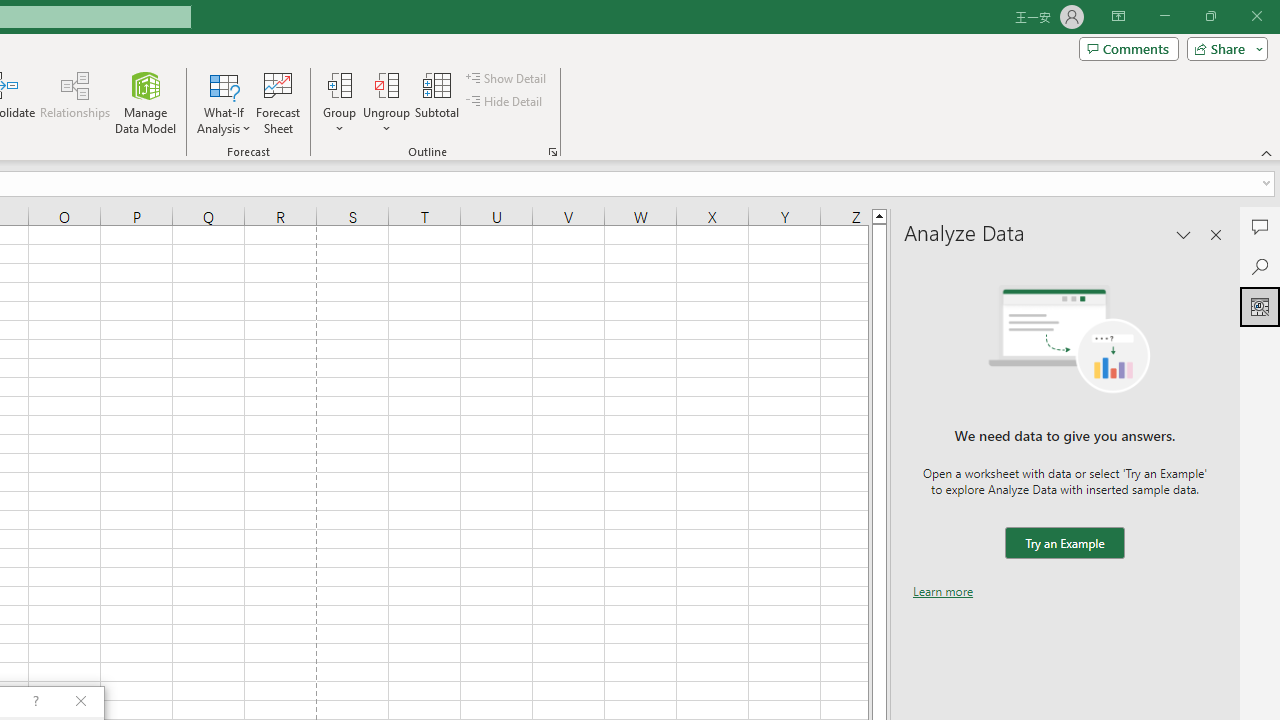 The height and width of the screenshot is (720, 1280). I want to click on 'Collapse the Ribbon', so click(1266, 152).